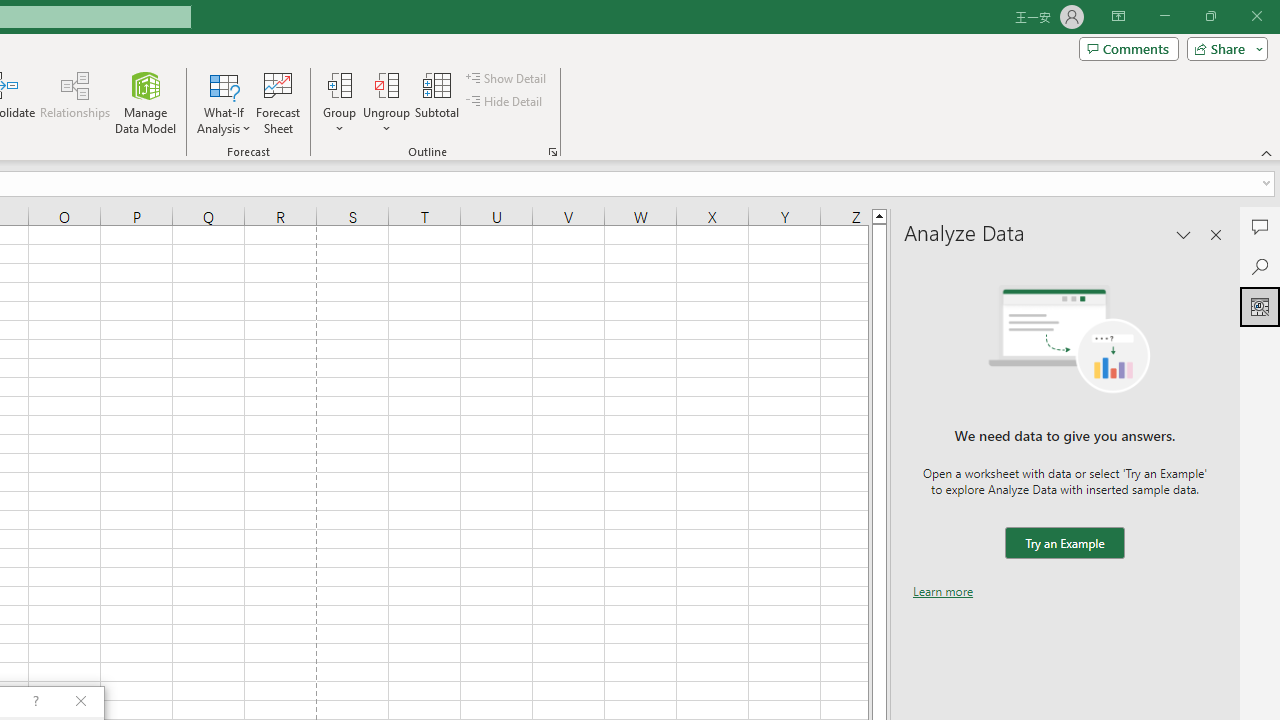 The height and width of the screenshot is (720, 1280). I want to click on 'Collapse the Ribbon', so click(1266, 152).